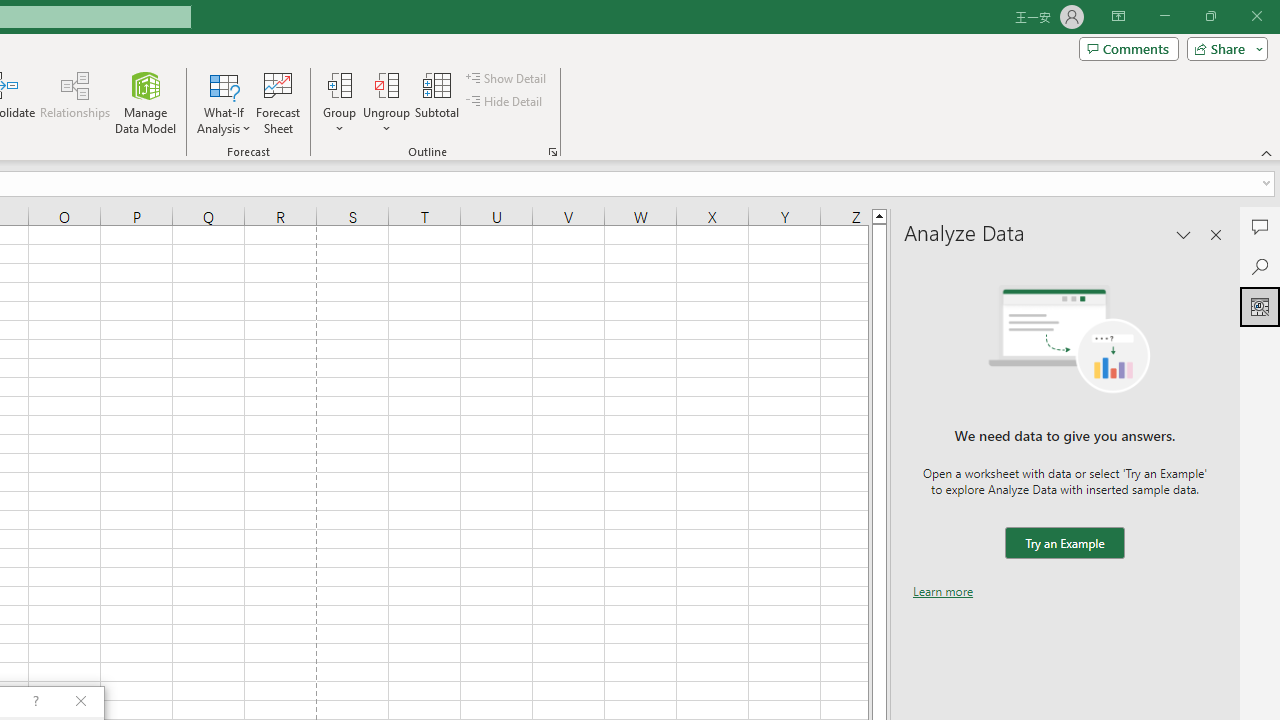 The height and width of the screenshot is (720, 1280). I want to click on 'Collapse the Ribbon', so click(1266, 152).